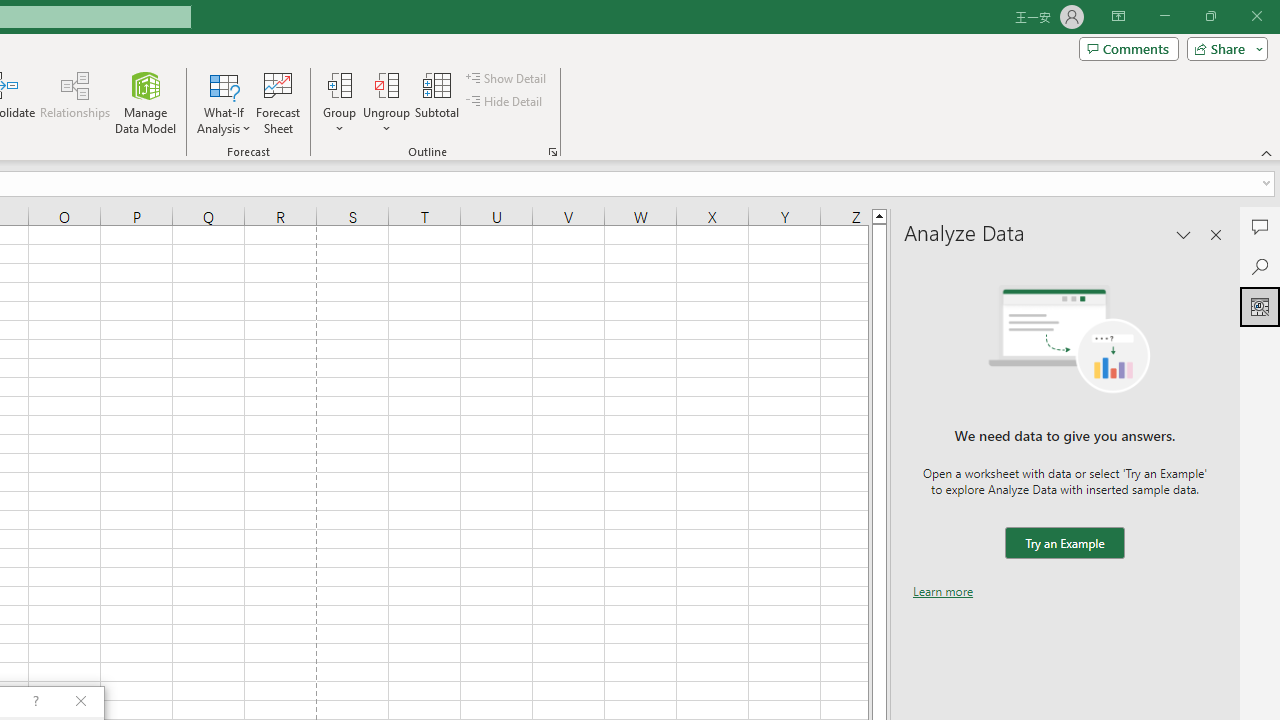 The height and width of the screenshot is (720, 1280). I want to click on 'Collapse the Ribbon', so click(1266, 152).